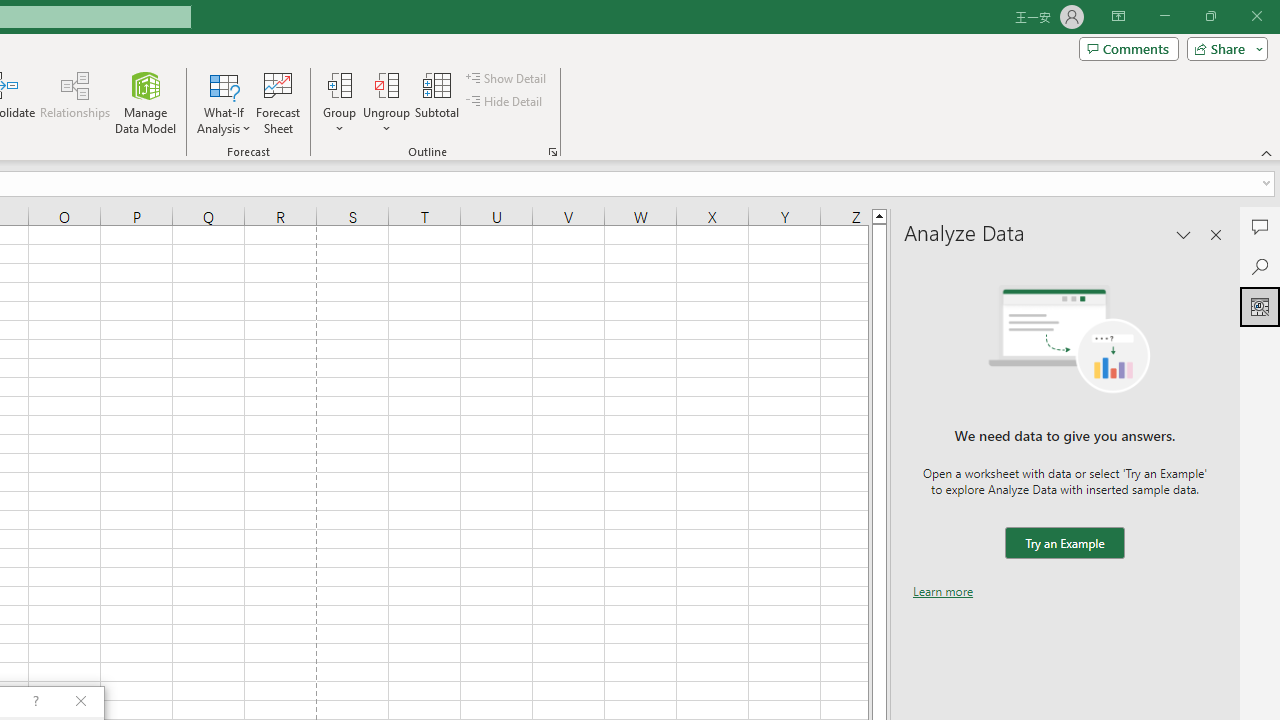 The height and width of the screenshot is (720, 1280). I want to click on 'Collapse the Ribbon', so click(1266, 152).